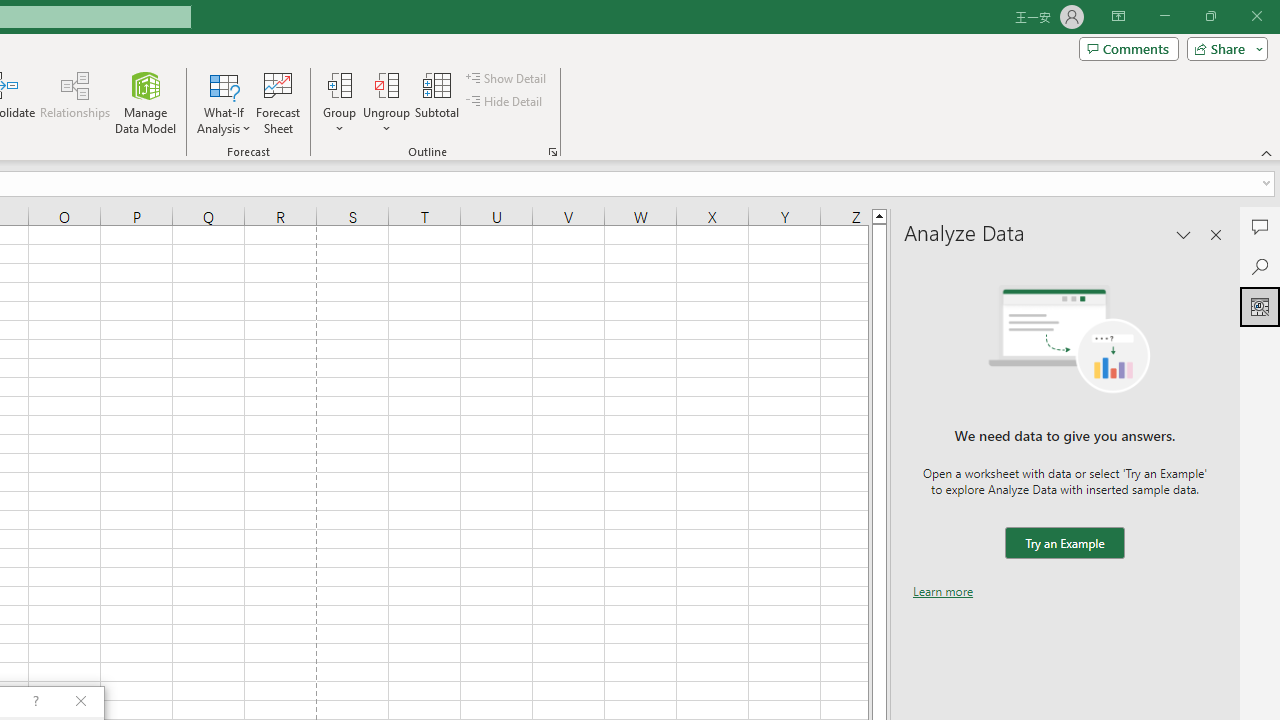 The height and width of the screenshot is (720, 1280). I want to click on 'Collapse the Ribbon', so click(1266, 152).